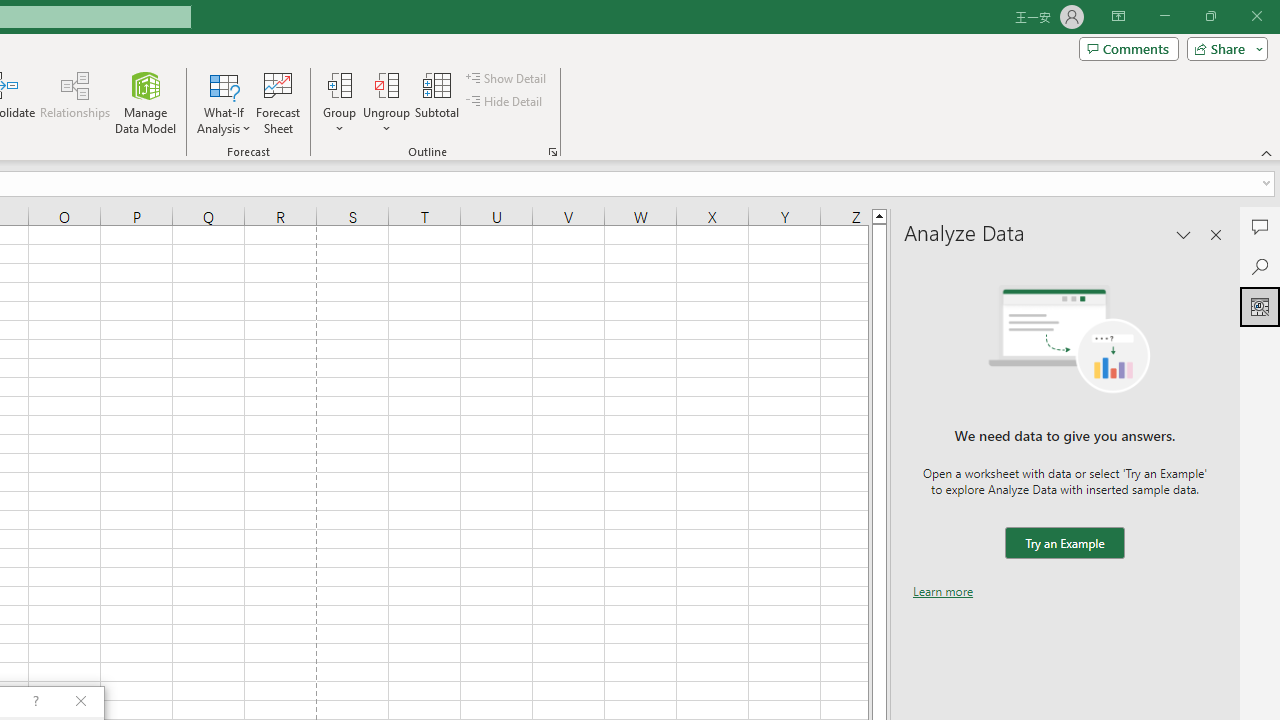 The height and width of the screenshot is (720, 1280). I want to click on 'Collapse the Ribbon', so click(1266, 152).